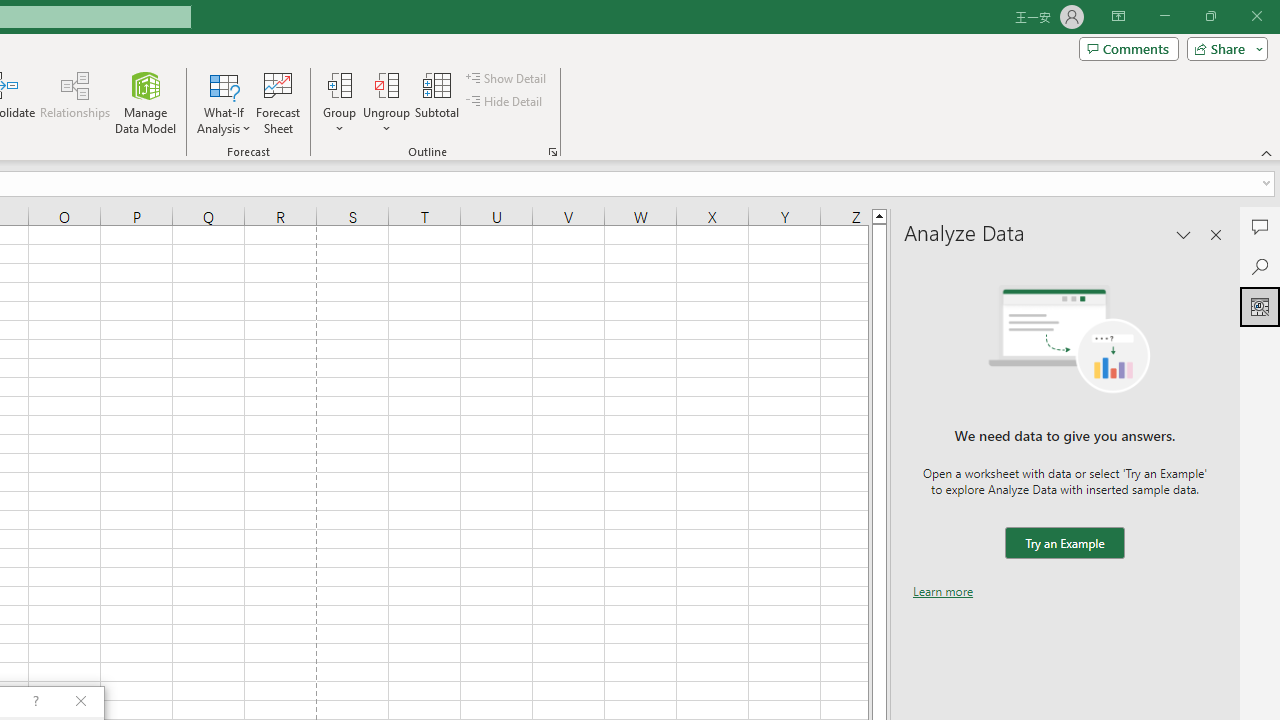 The height and width of the screenshot is (720, 1280). I want to click on 'Collapse the Ribbon', so click(1266, 152).